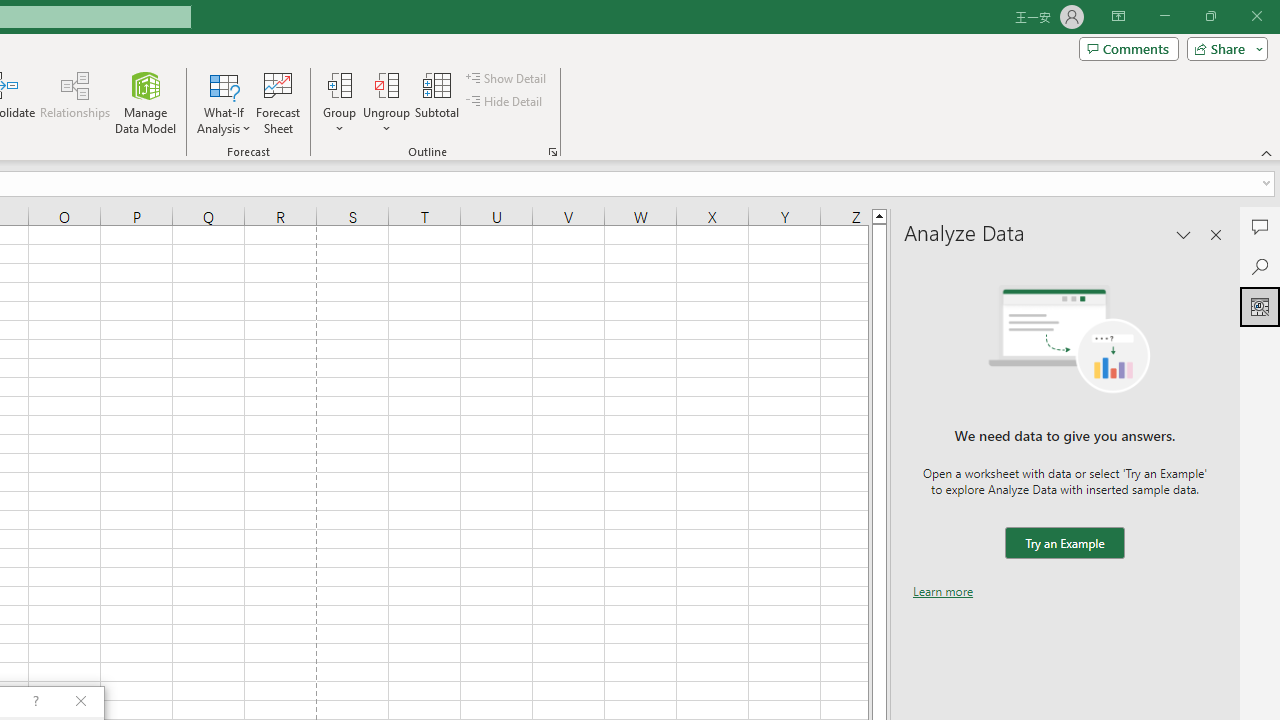 The height and width of the screenshot is (720, 1280). I want to click on 'Collapse the Ribbon', so click(1266, 152).